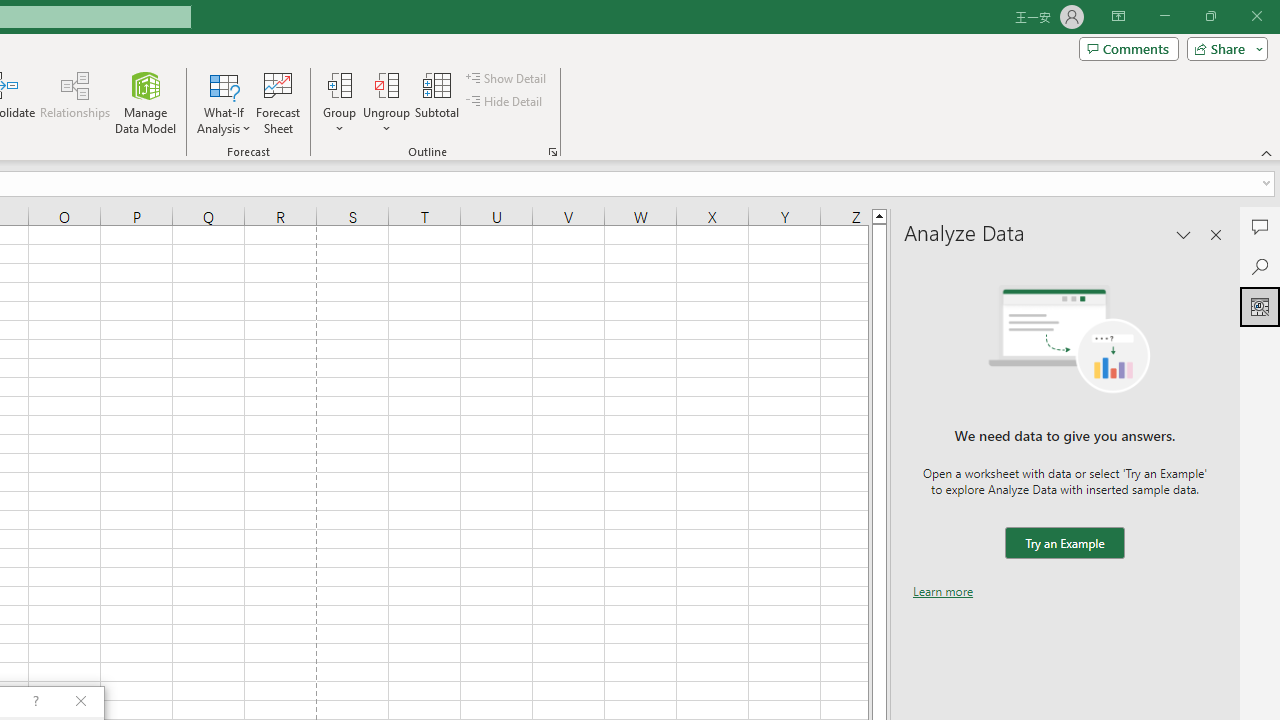 The height and width of the screenshot is (720, 1280). I want to click on 'Collapse the Ribbon', so click(1266, 152).